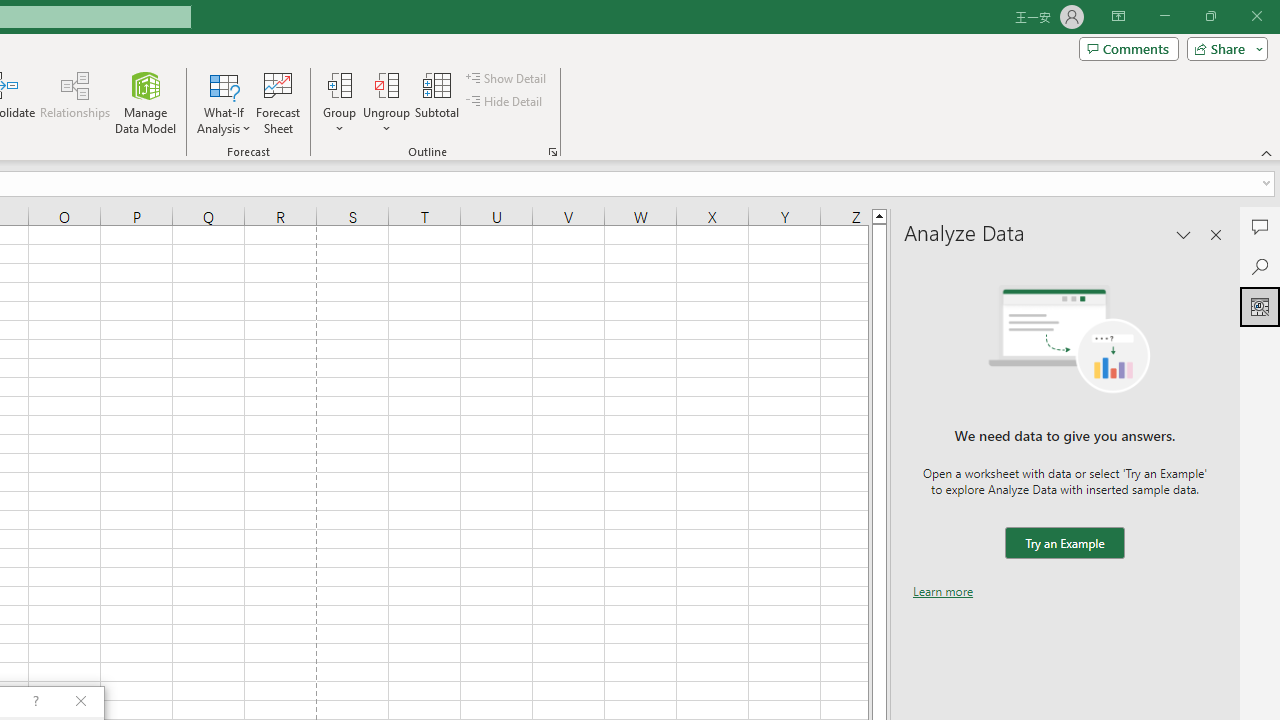 The height and width of the screenshot is (720, 1280). I want to click on 'Collapse the Ribbon', so click(1266, 152).